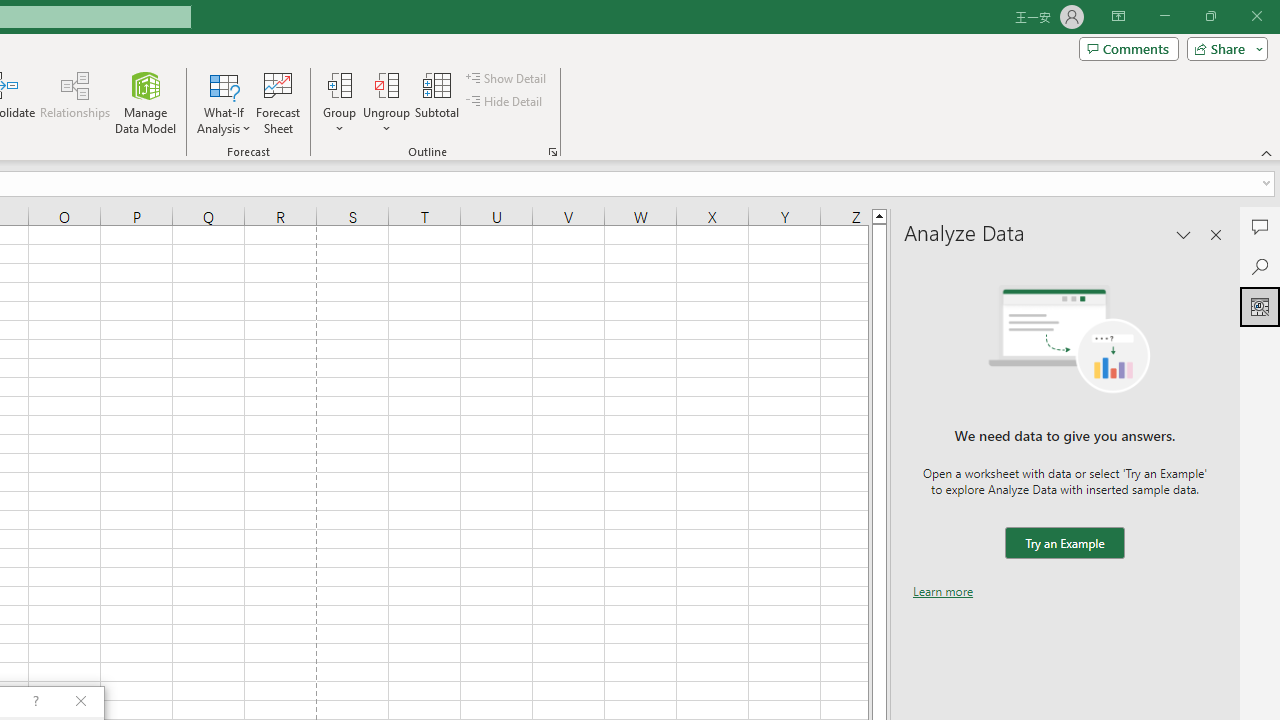 The height and width of the screenshot is (720, 1280). I want to click on 'Collapse the Ribbon', so click(1266, 152).